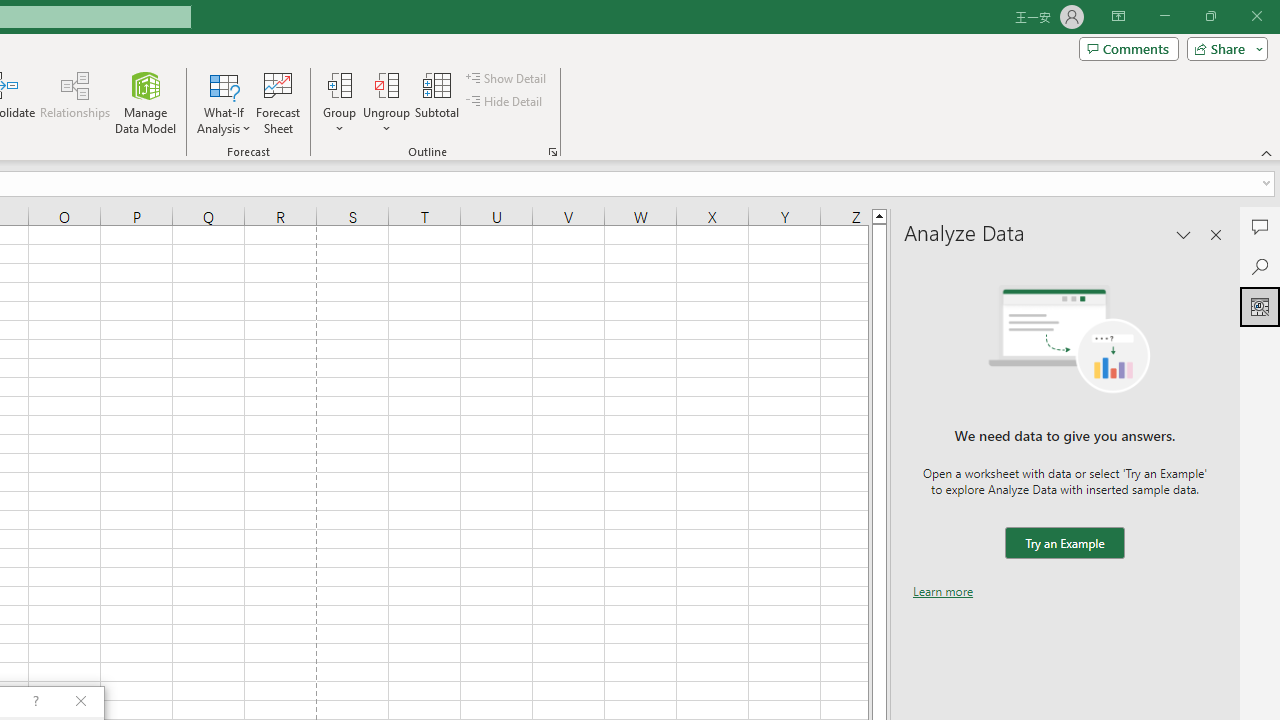 The height and width of the screenshot is (720, 1280). I want to click on 'Collapse the Ribbon', so click(1266, 152).